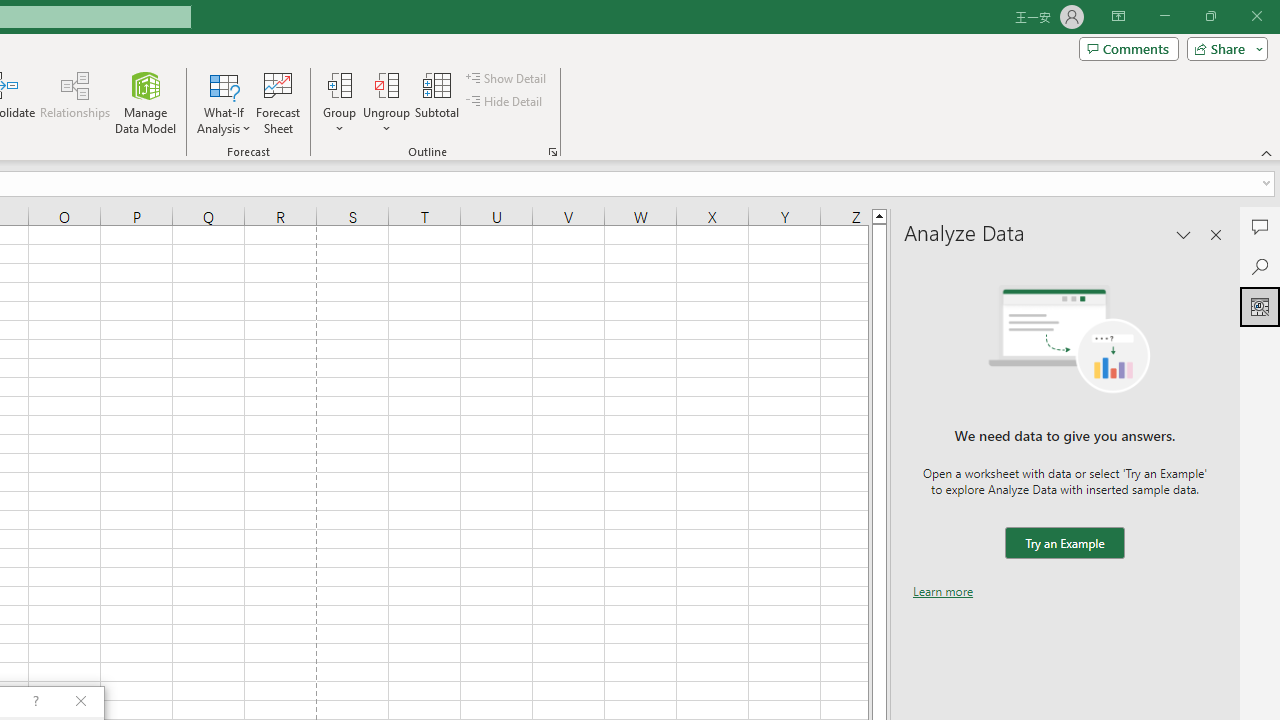 The height and width of the screenshot is (720, 1280). I want to click on 'Collapse the Ribbon', so click(1266, 152).